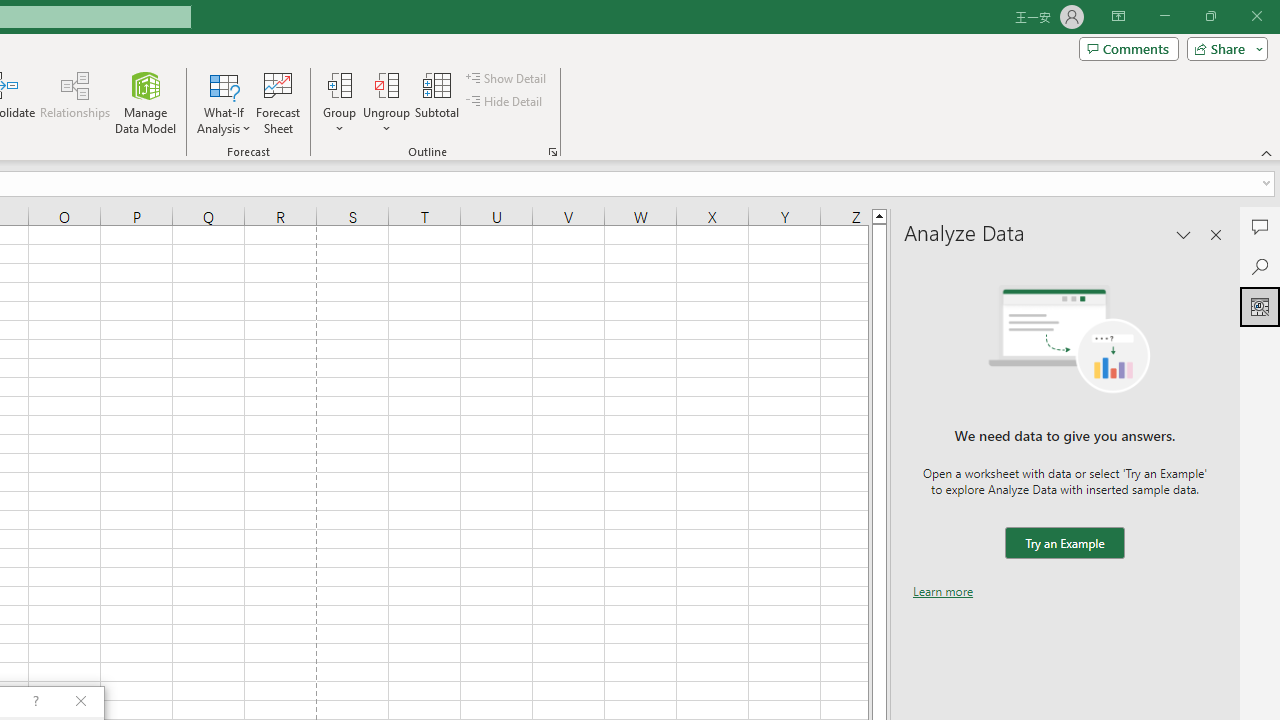 The height and width of the screenshot is (720, 1280). I want to click on 'Collapse the Ribbon', so click(1266, 152).